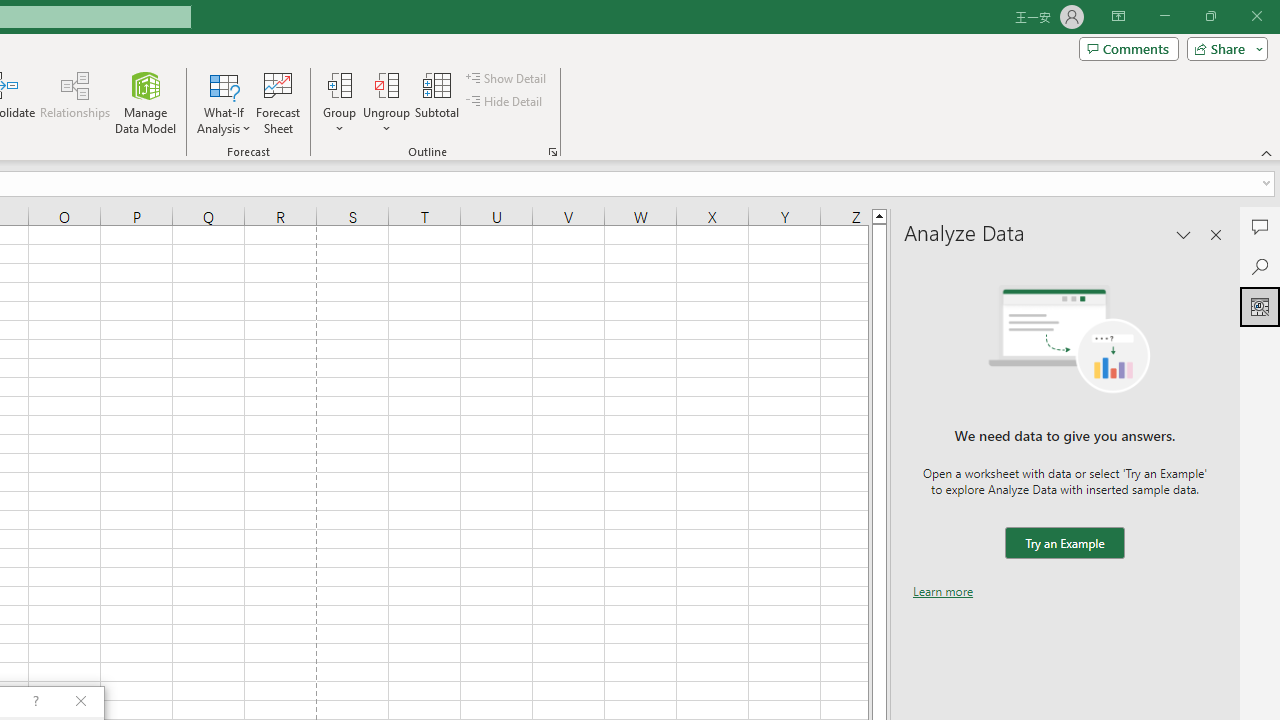 The height and width of the screenshot is (720, 1280). I want to click on 'Collapse the Ribbon', so click(1266, 152).